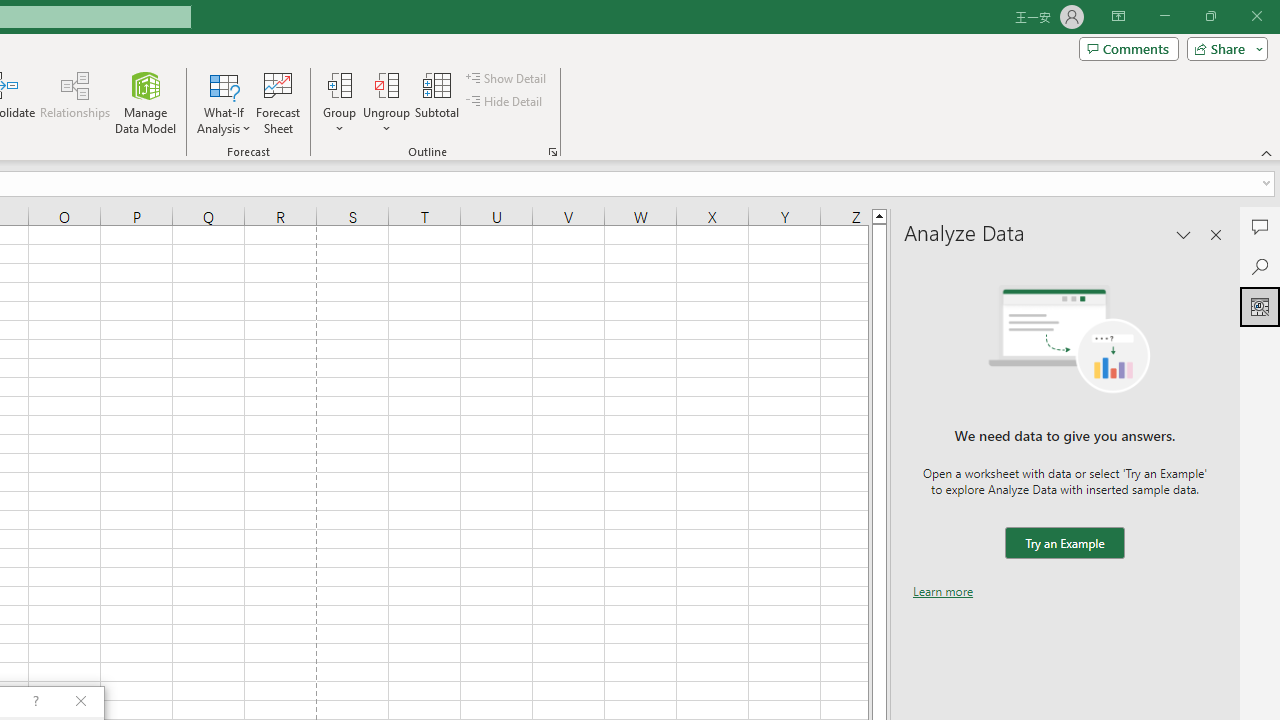 The height and width of the screenshot is (720, 1280). I want to click on 'Collapse the Ribbon', so click(1266, 152).